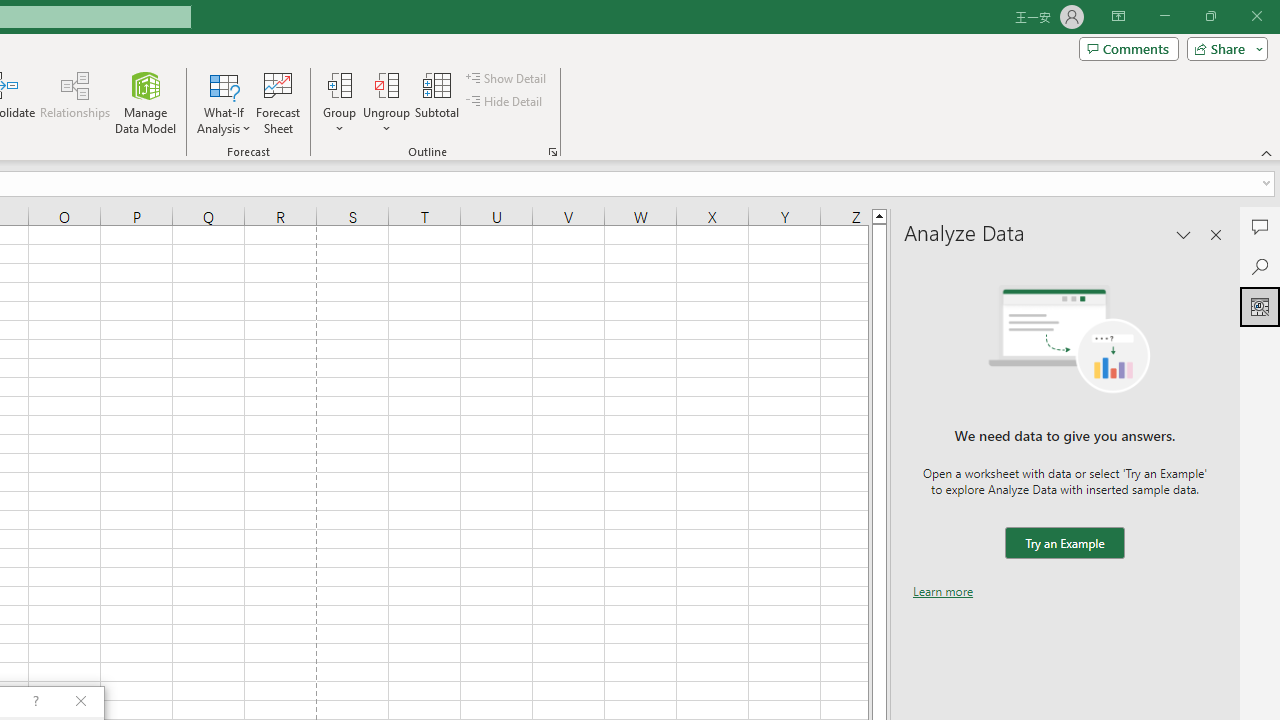 The height and width of the screenshot is (720, 1280). I want to click on 'Collapse the Ribbon', so click(1266, 152).